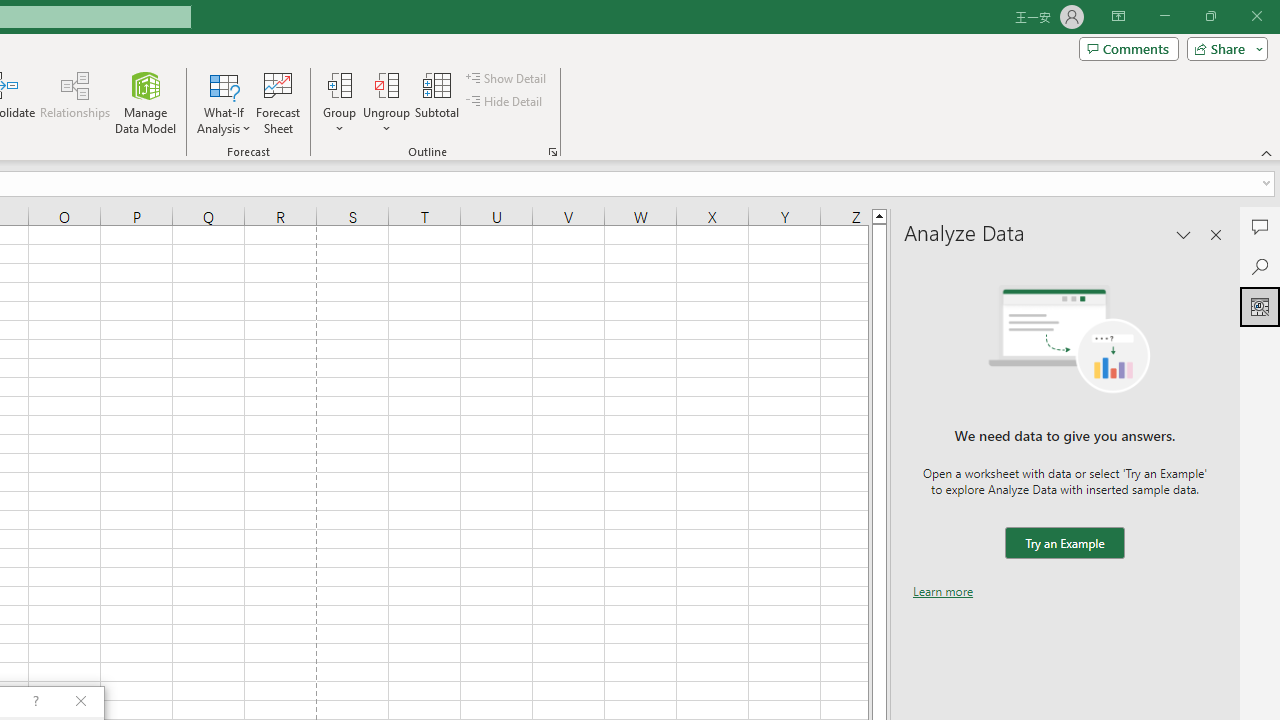 The height and width of the screenshot is (720, 1280). I want to click on 'Collapse the Ribbon', so click(1266, 152).